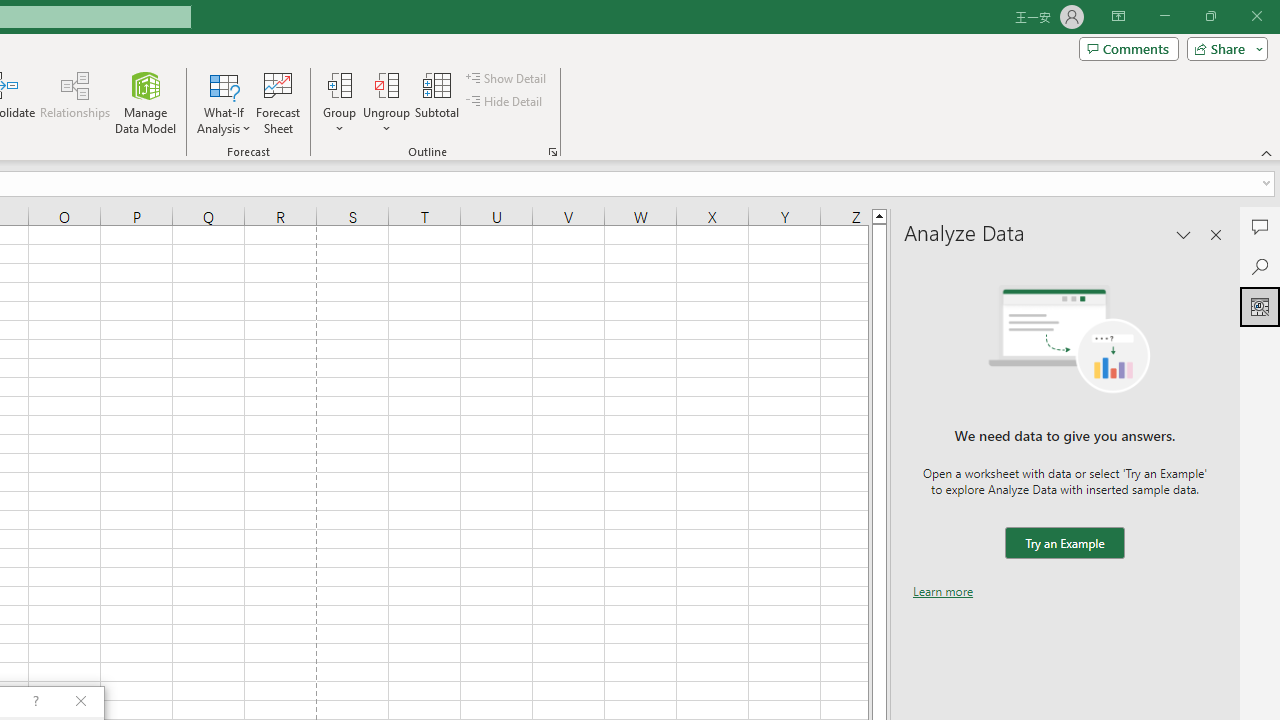 The height and width of the screenshot is (720, 1280). I want to click on 'Collapse the Ribbon', so click(1266, 152).